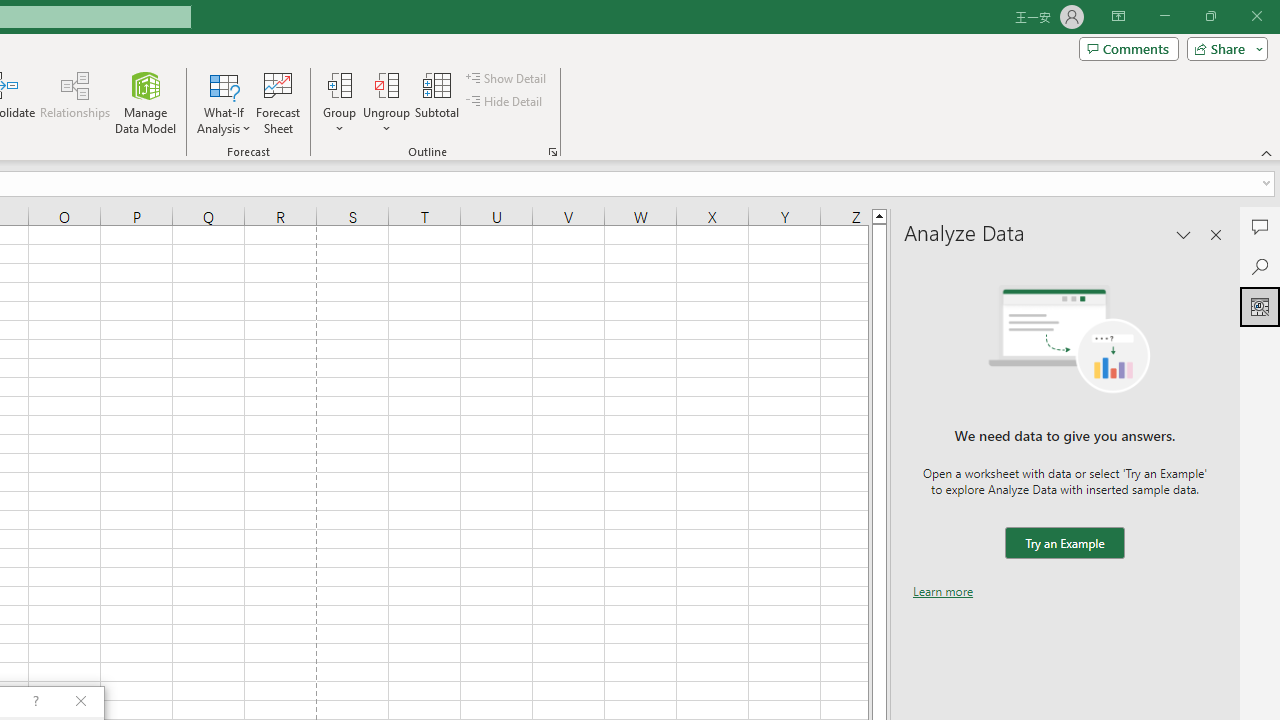 The height and width of the screenshot is (720, 1280). I want to click on 'Collapse the Ribbon', so click(1266, 152).